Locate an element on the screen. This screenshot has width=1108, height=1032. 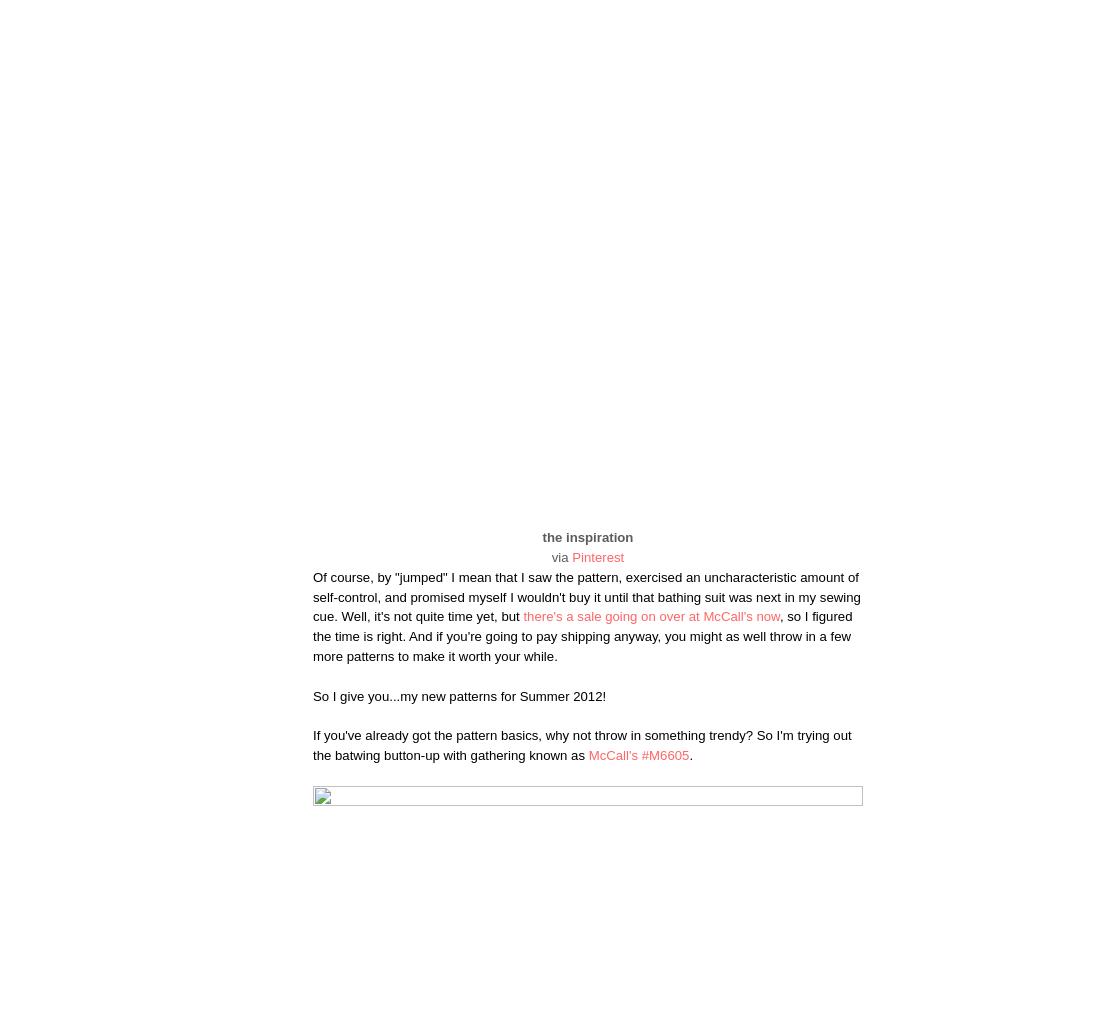
'the inspiration' is located at coordinates (587, 537).